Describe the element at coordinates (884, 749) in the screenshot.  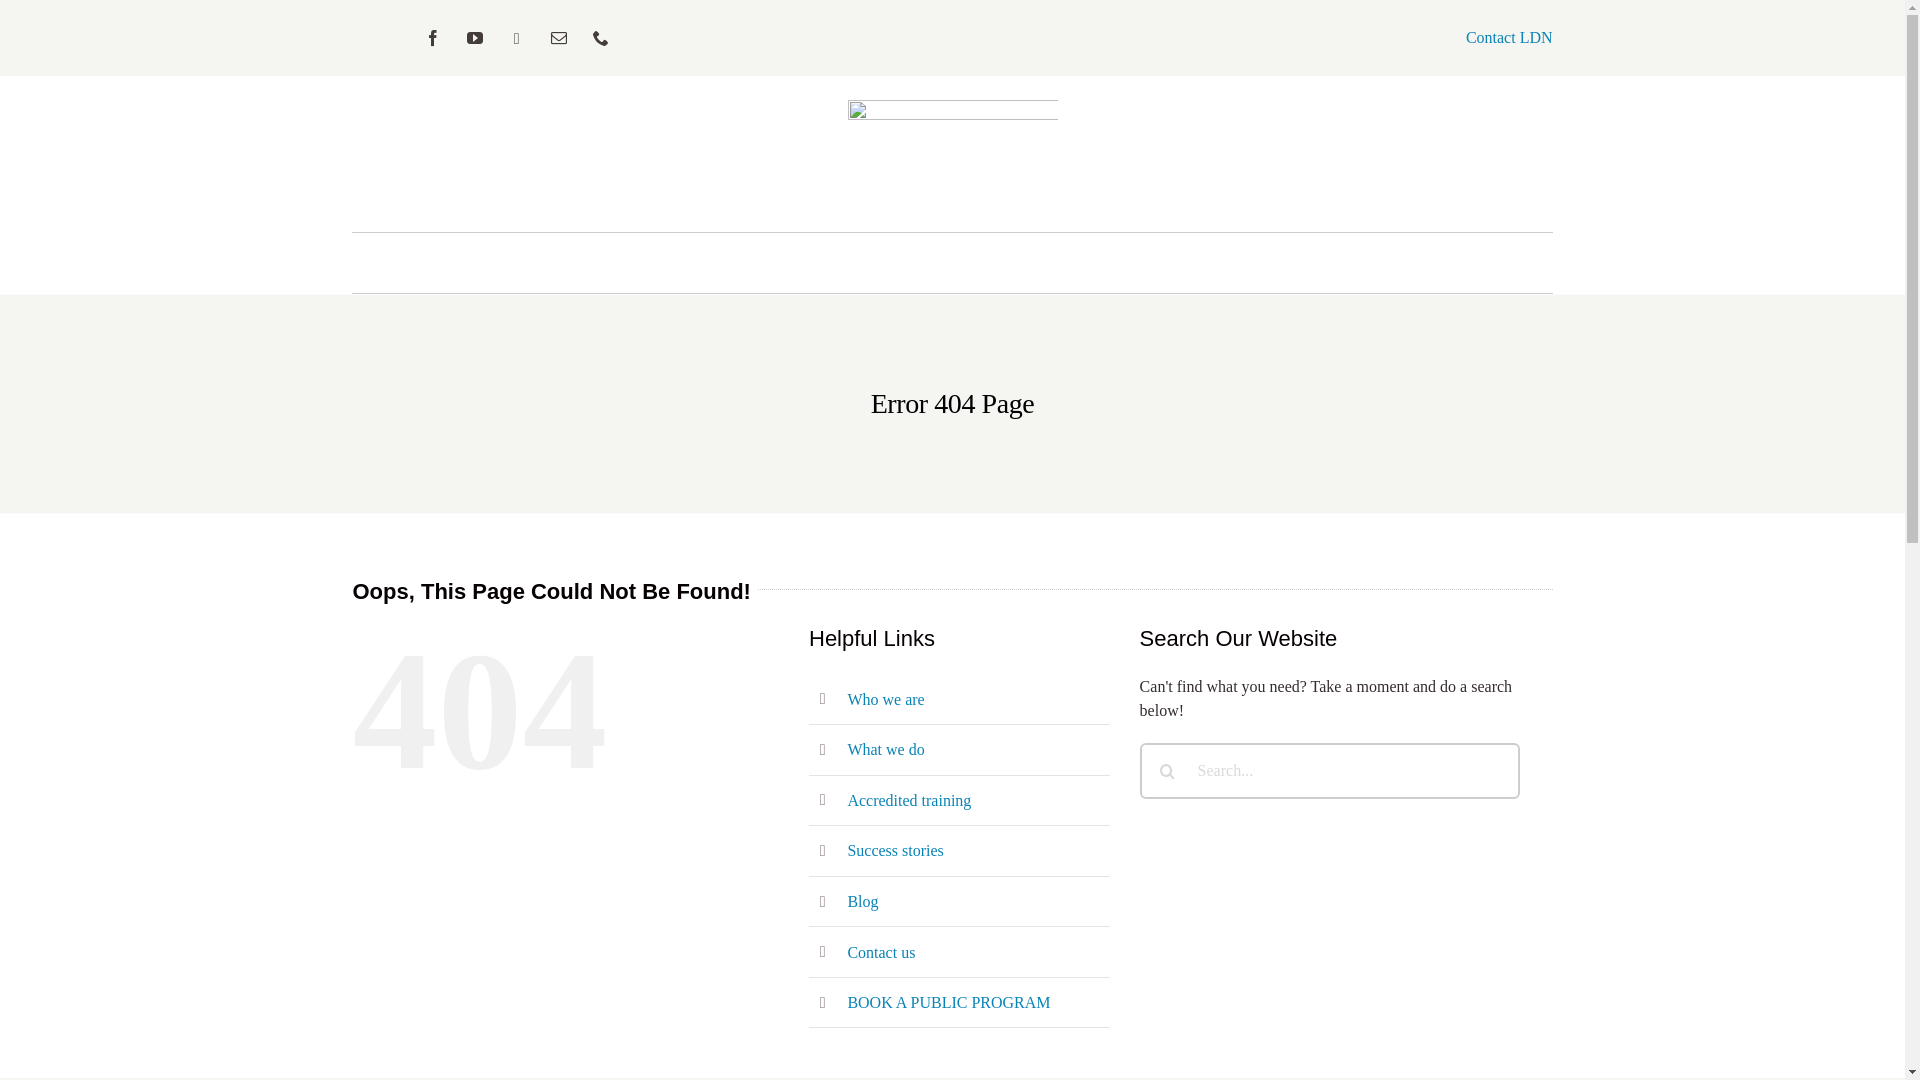
I see `'What we do'` at that location.